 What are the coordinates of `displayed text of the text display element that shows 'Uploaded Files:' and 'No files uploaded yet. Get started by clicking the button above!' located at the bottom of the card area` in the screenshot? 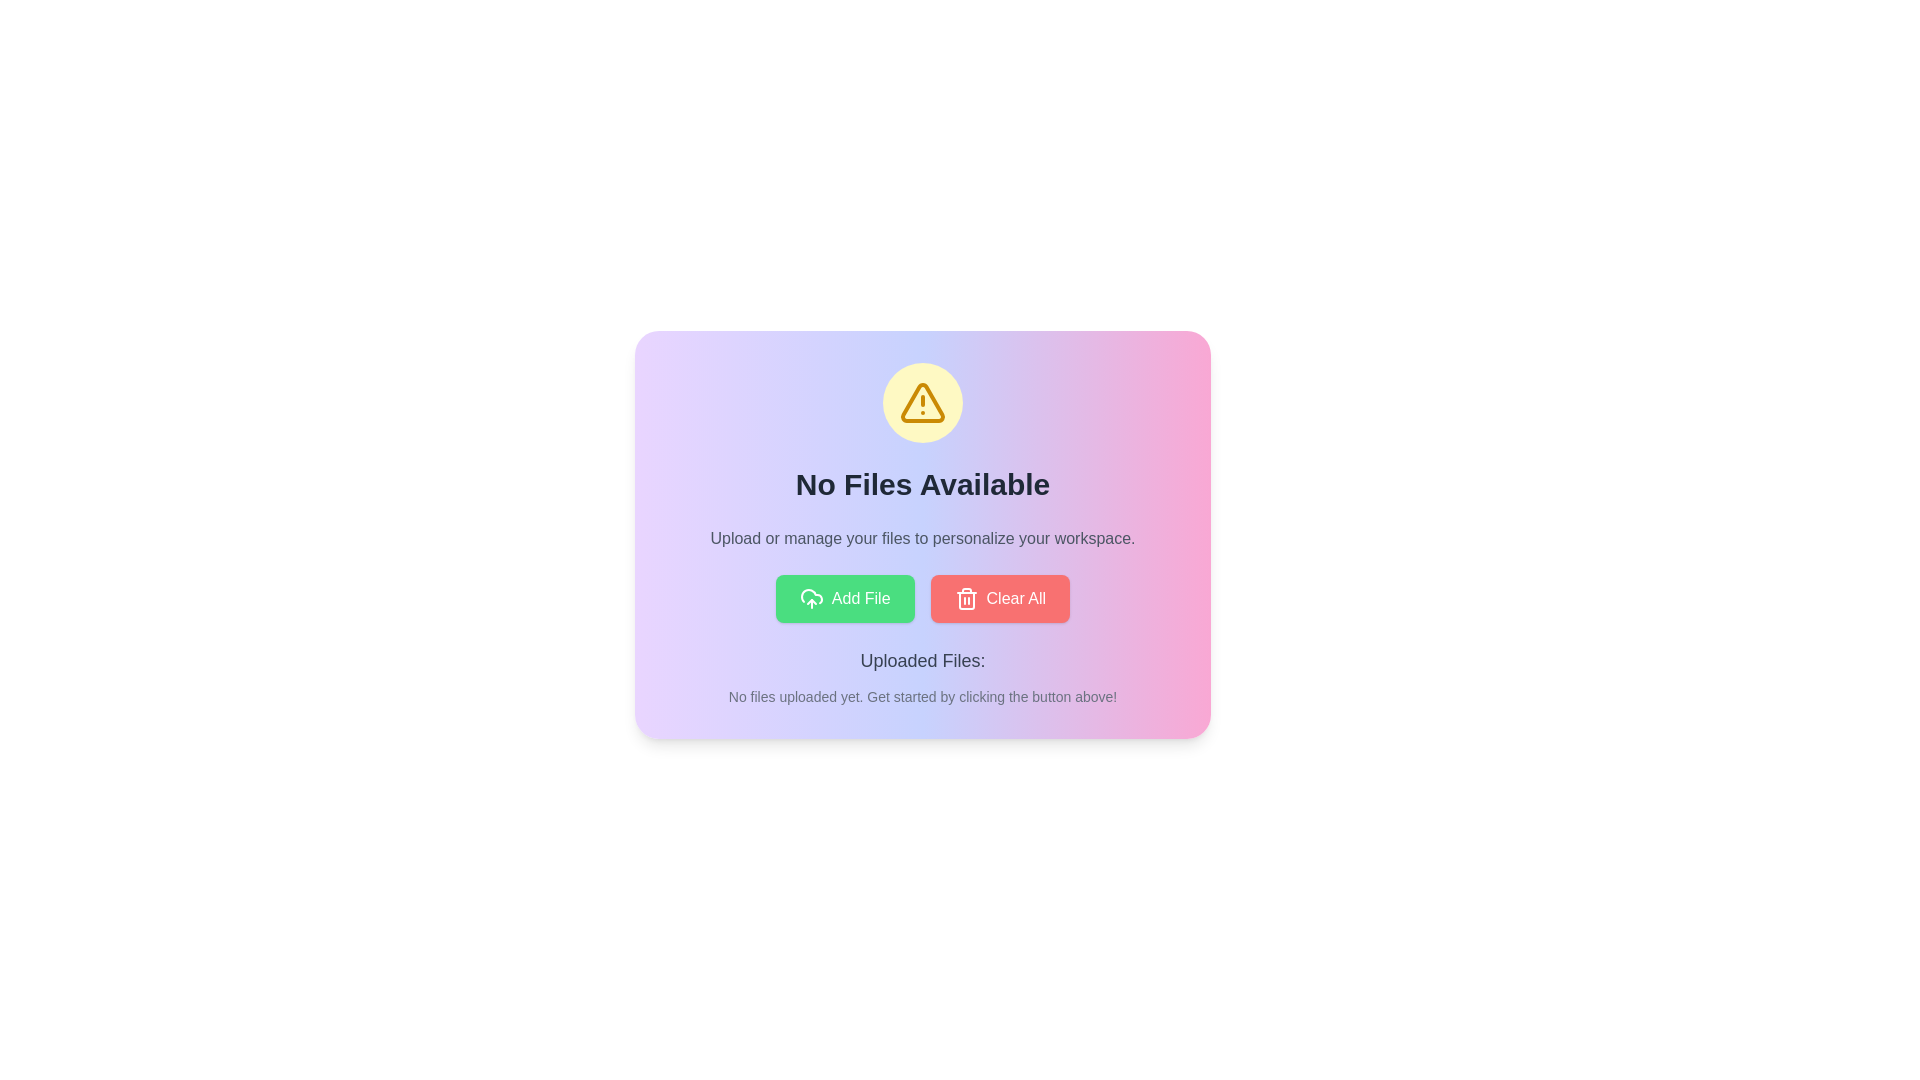 It's located at (921, 676).